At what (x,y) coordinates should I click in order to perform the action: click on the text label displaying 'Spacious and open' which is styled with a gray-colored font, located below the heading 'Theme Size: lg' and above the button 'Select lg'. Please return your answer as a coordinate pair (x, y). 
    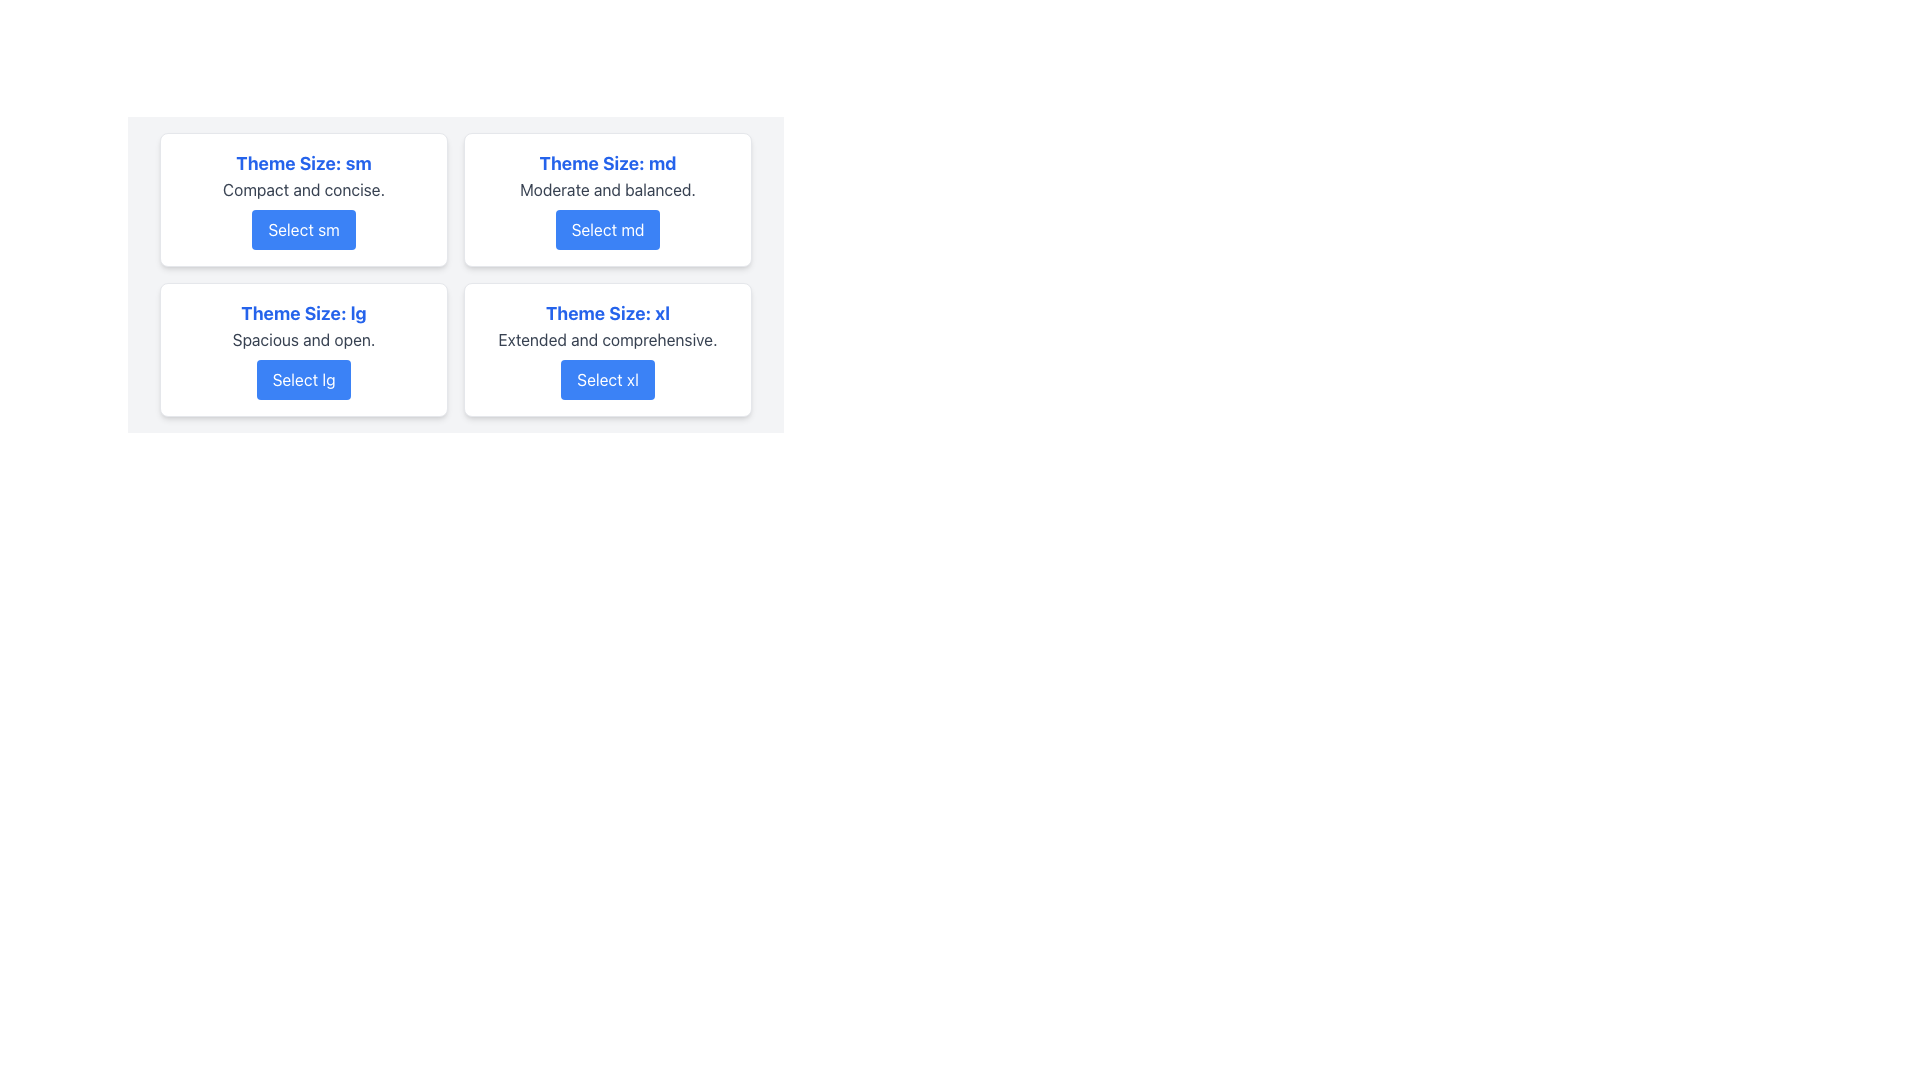
    Looking at the image, I should click on (302, 338).